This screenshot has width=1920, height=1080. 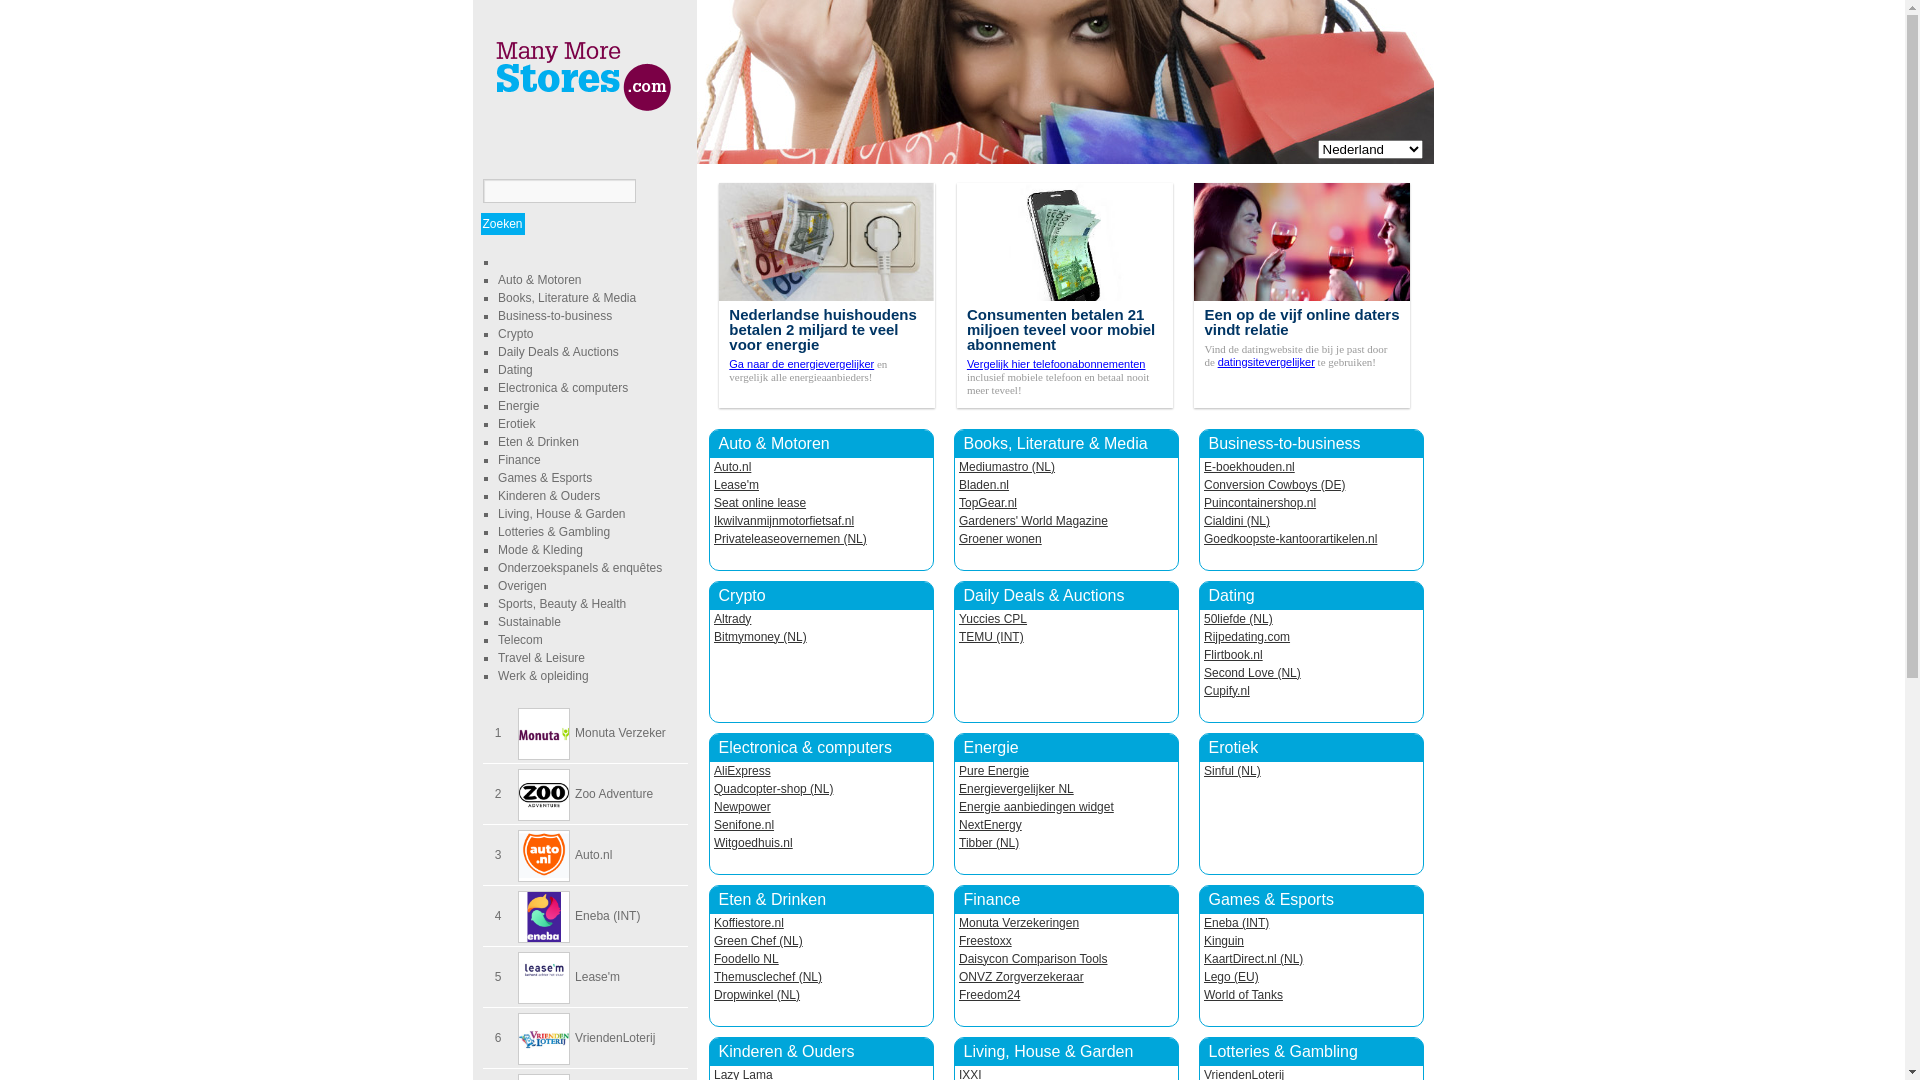 What do you see at coordinates (548, 495) in the screenshot?
I see `'Kinderen & Ouders'` at bounding box center [548, 495].